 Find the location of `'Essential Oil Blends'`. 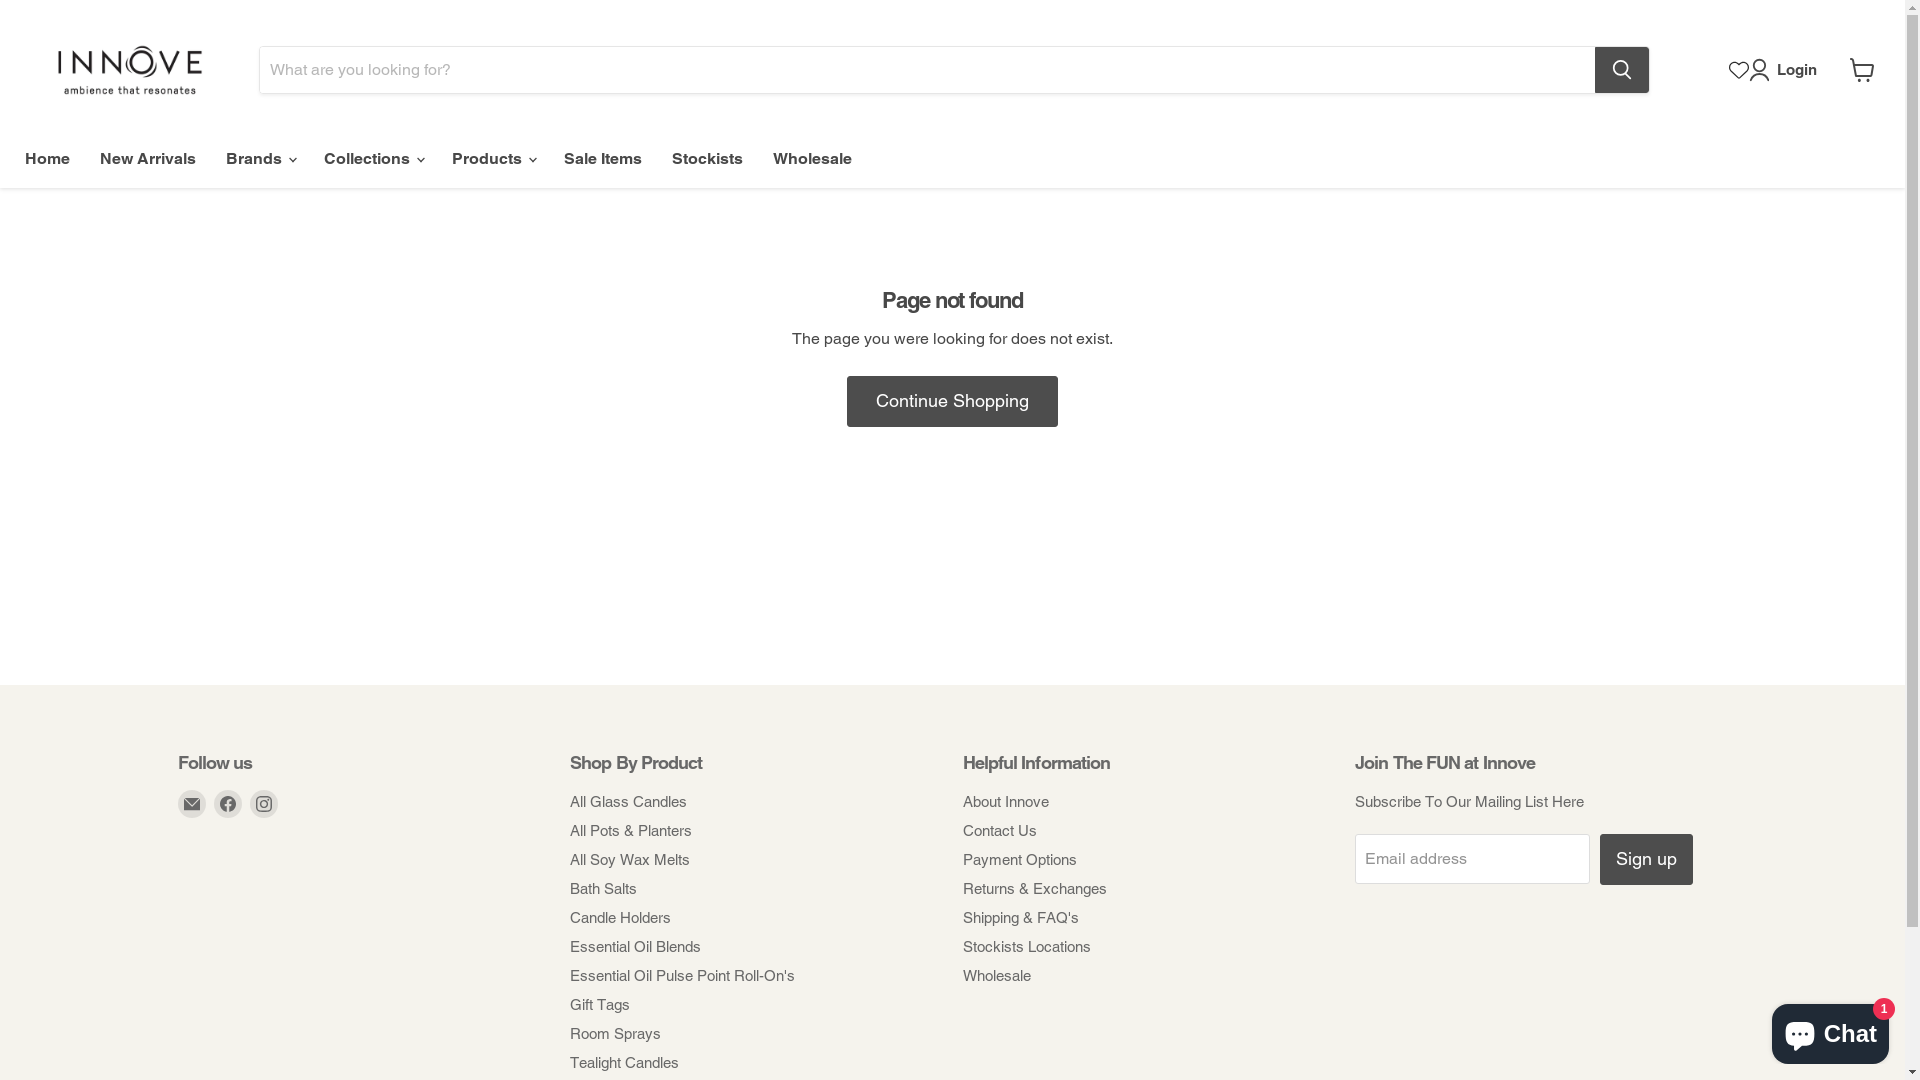

'Essential Oil Blends' is located at coordinates (569, 945).